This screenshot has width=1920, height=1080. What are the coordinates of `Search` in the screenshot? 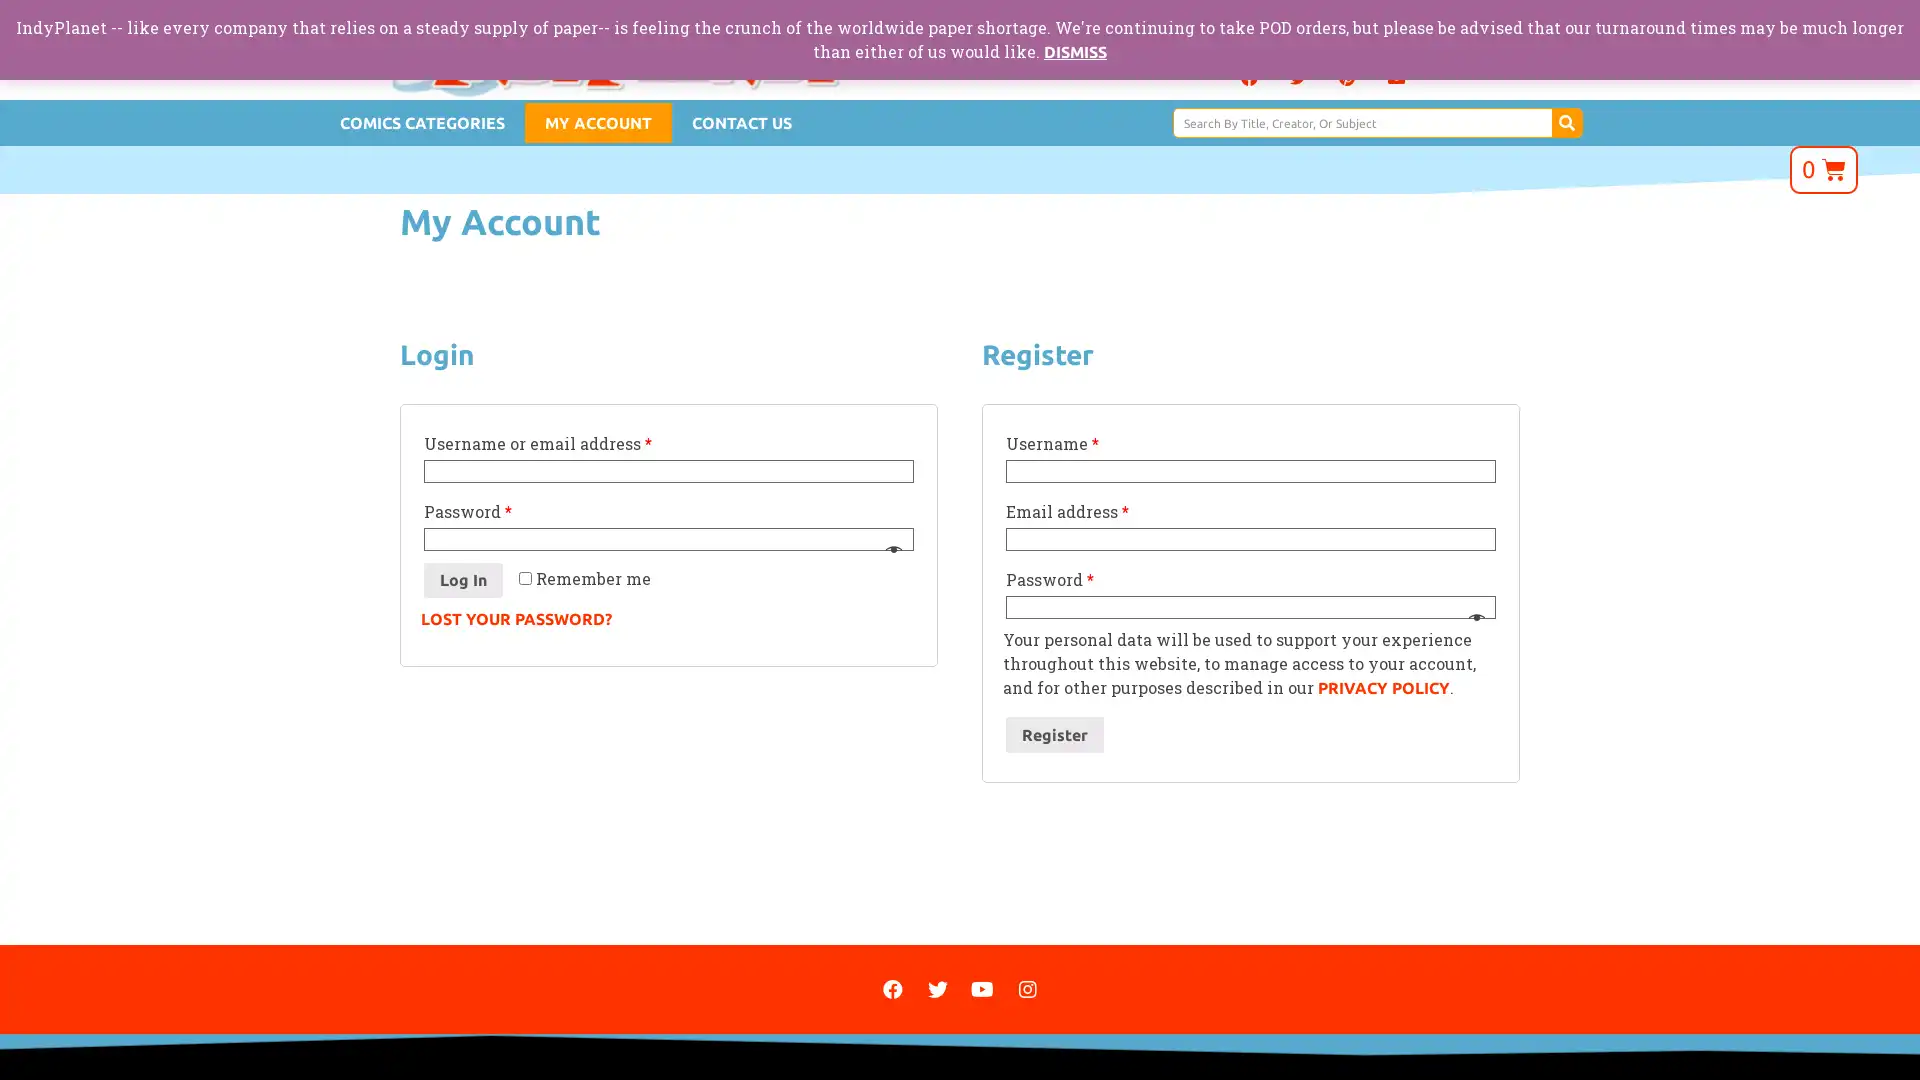 It's located at (1565, 123).